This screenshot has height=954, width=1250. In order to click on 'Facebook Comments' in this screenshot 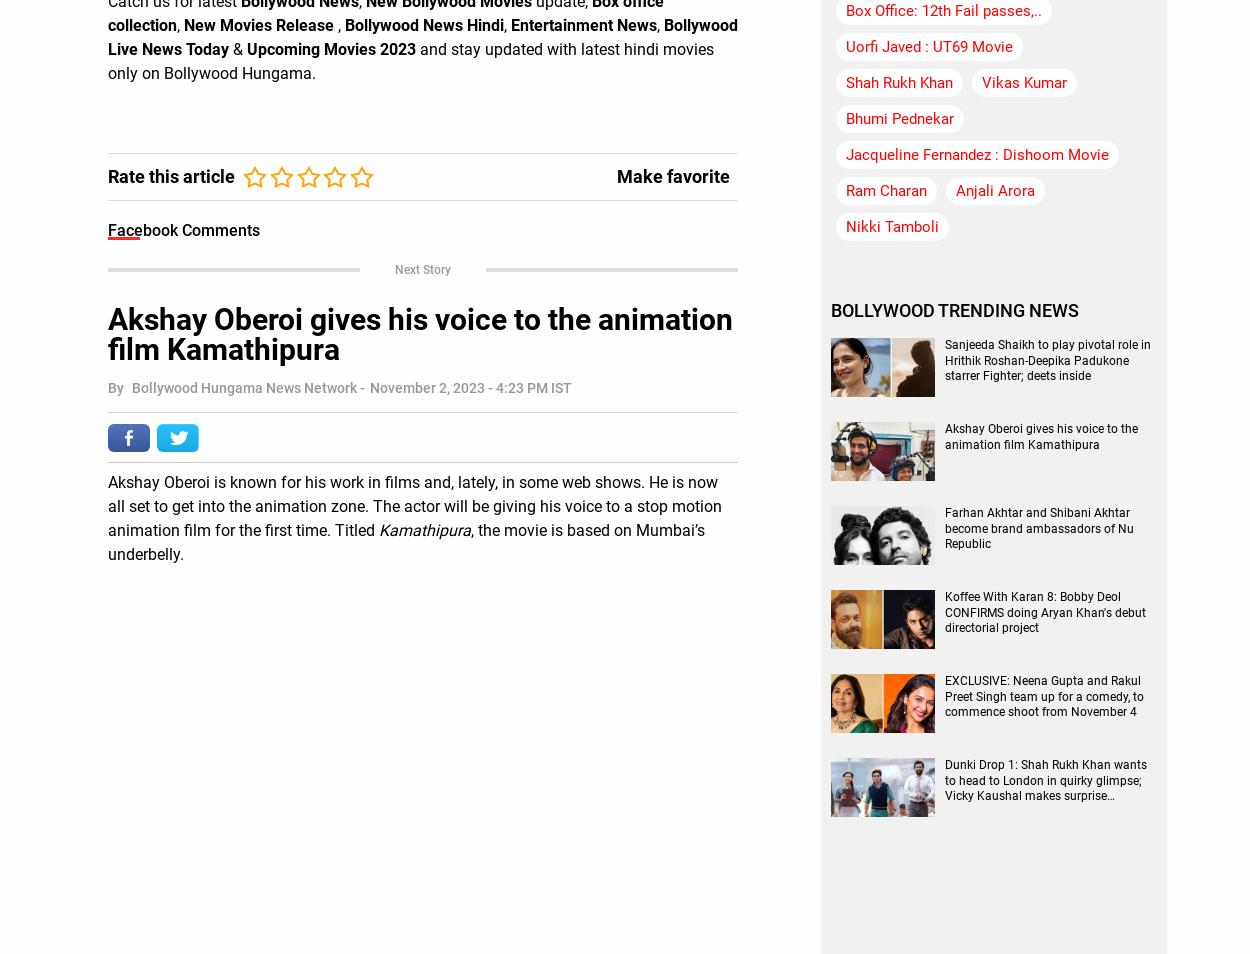, I will do `click(107, 228)`.